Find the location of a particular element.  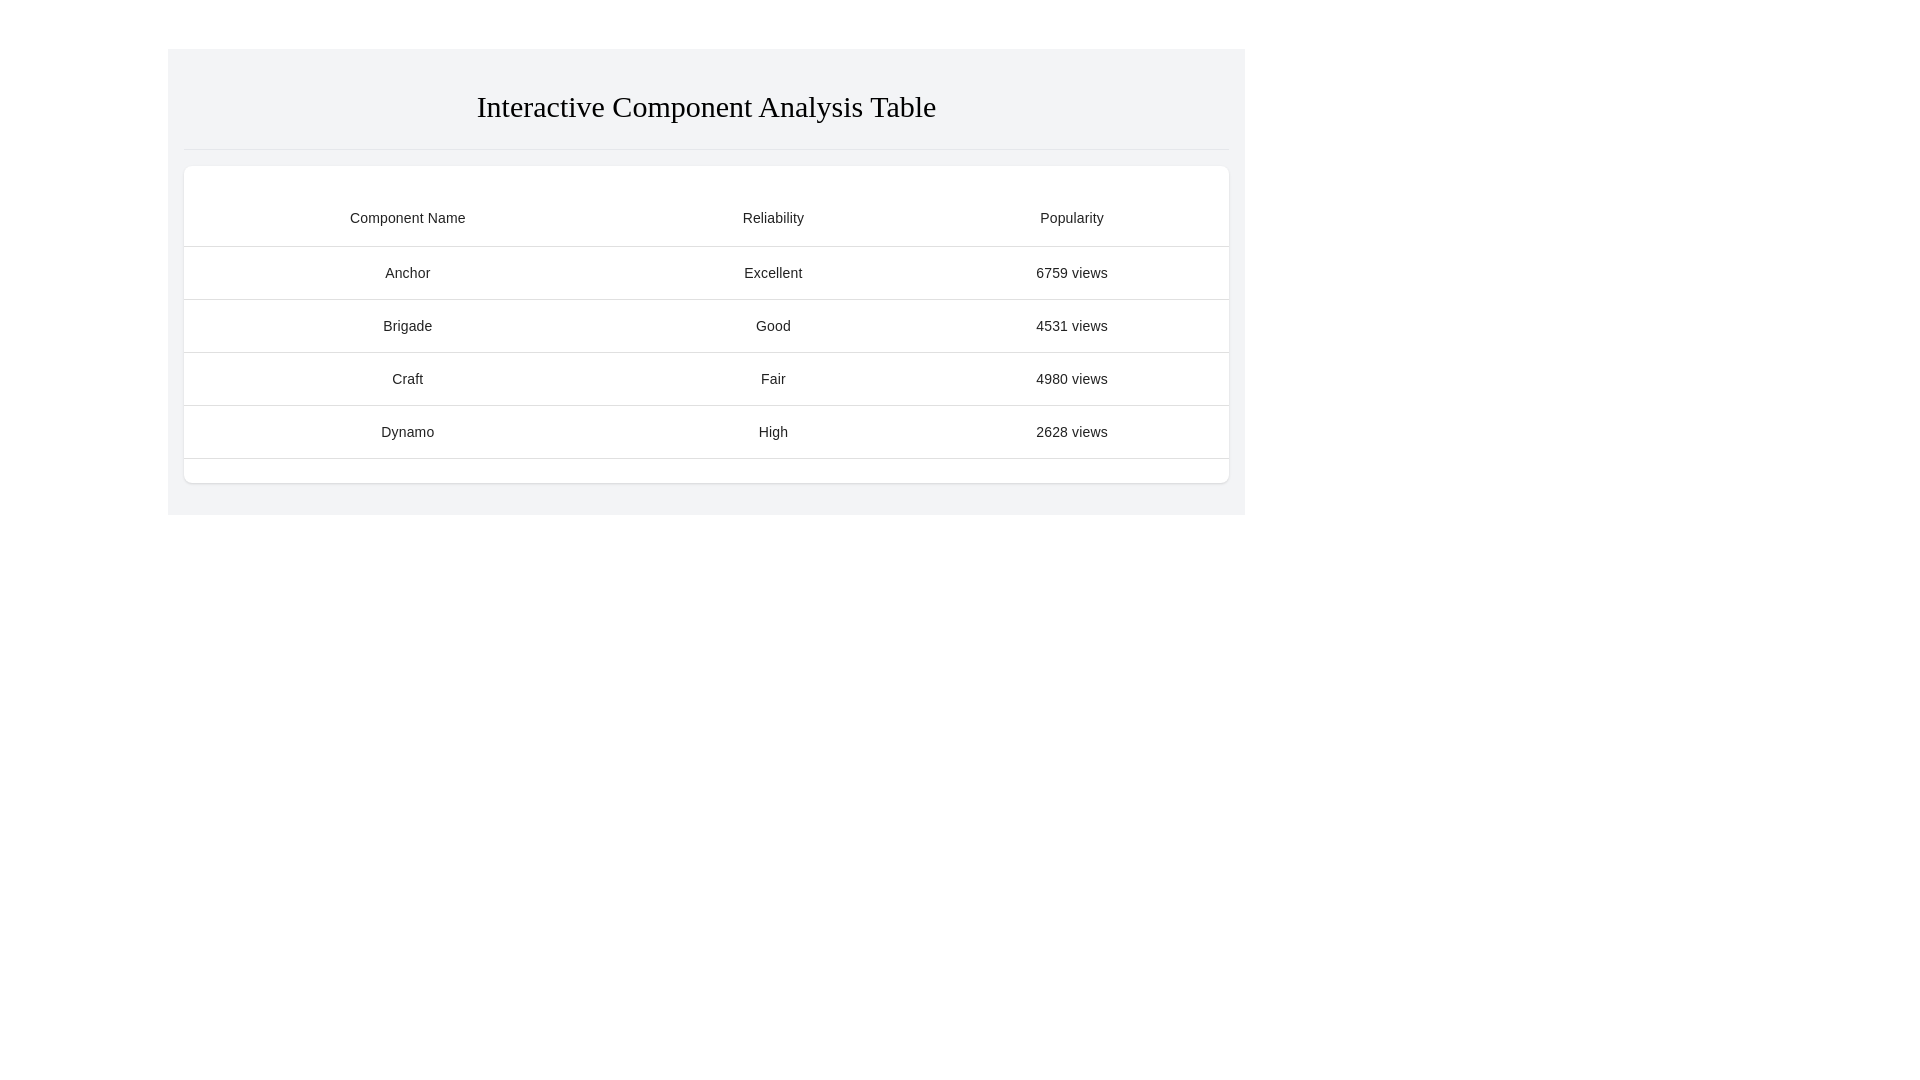

the table cell containing the text 'Good' in the 'Reliability' column aligned with the 'Brigade' row is located at coordinates (772, 325).